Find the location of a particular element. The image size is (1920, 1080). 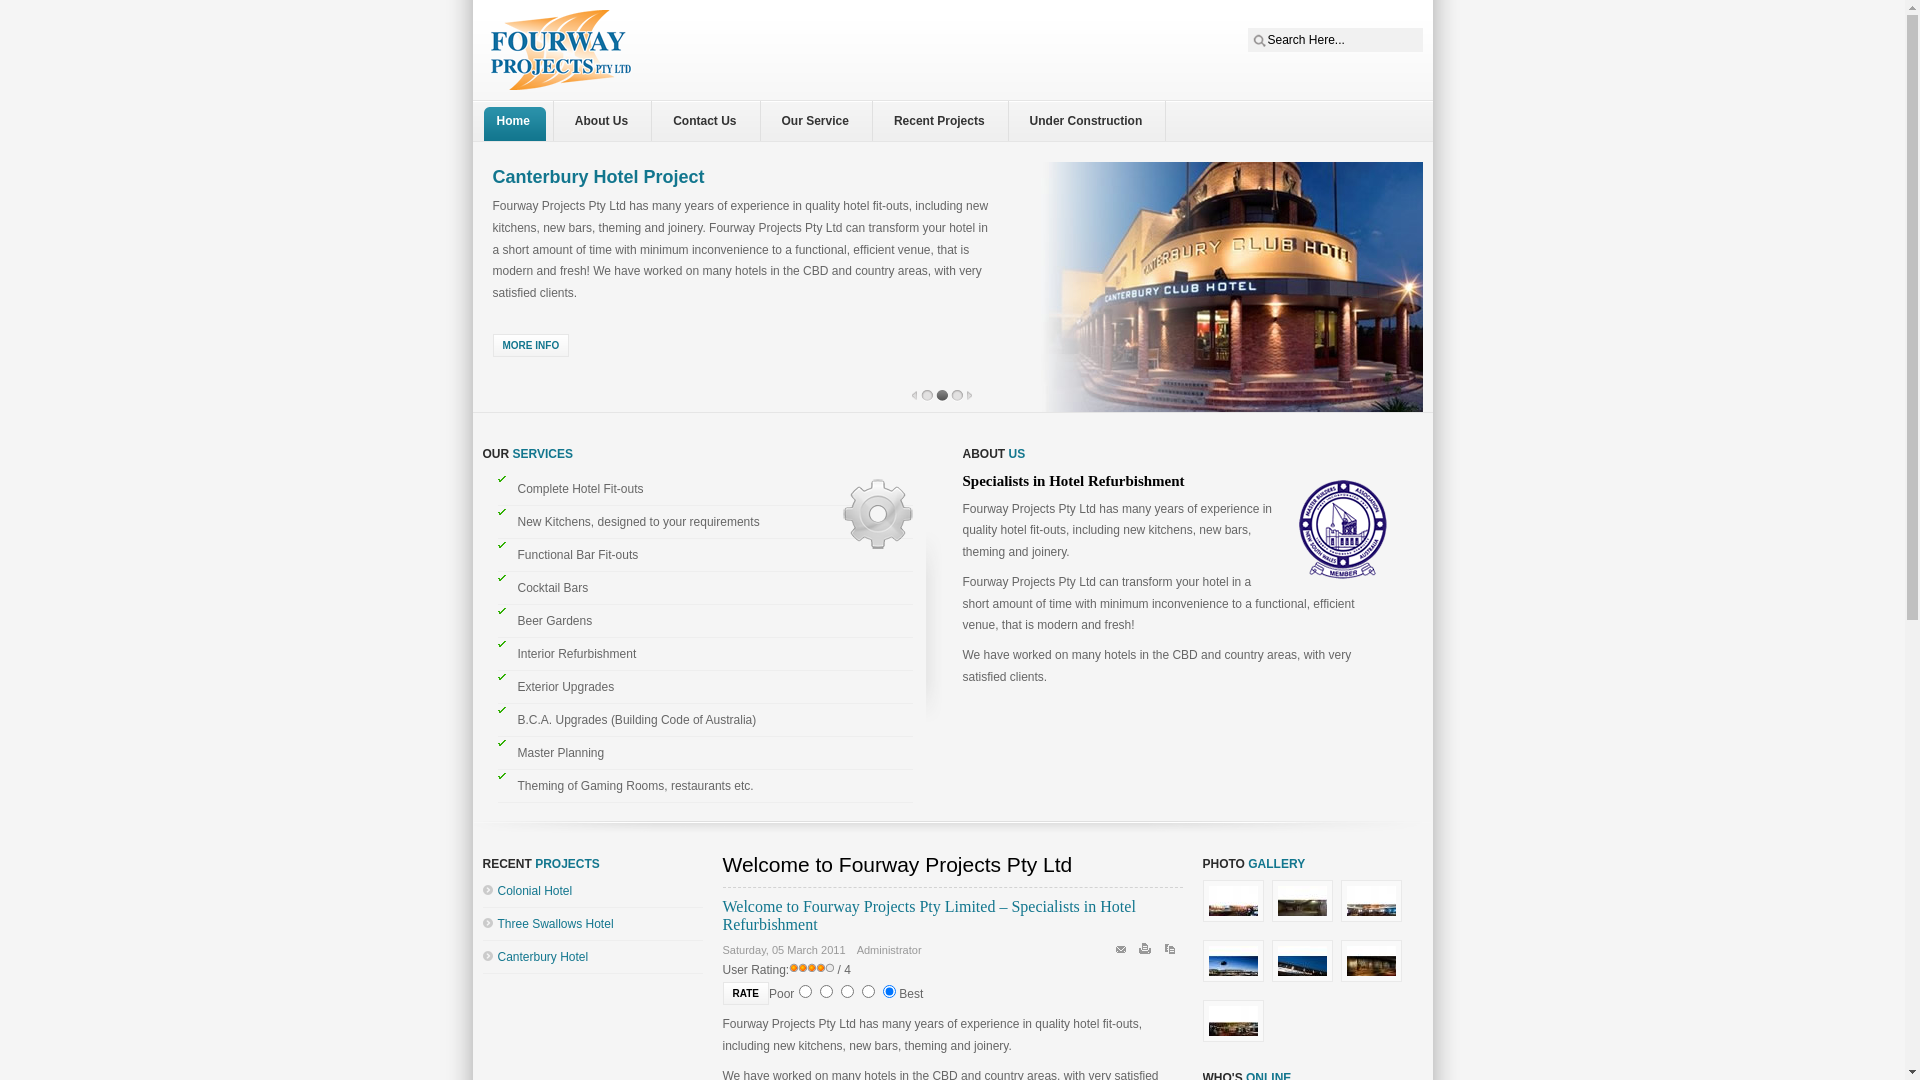

'Photo Gallery' is located at coordinates (1306, 922).